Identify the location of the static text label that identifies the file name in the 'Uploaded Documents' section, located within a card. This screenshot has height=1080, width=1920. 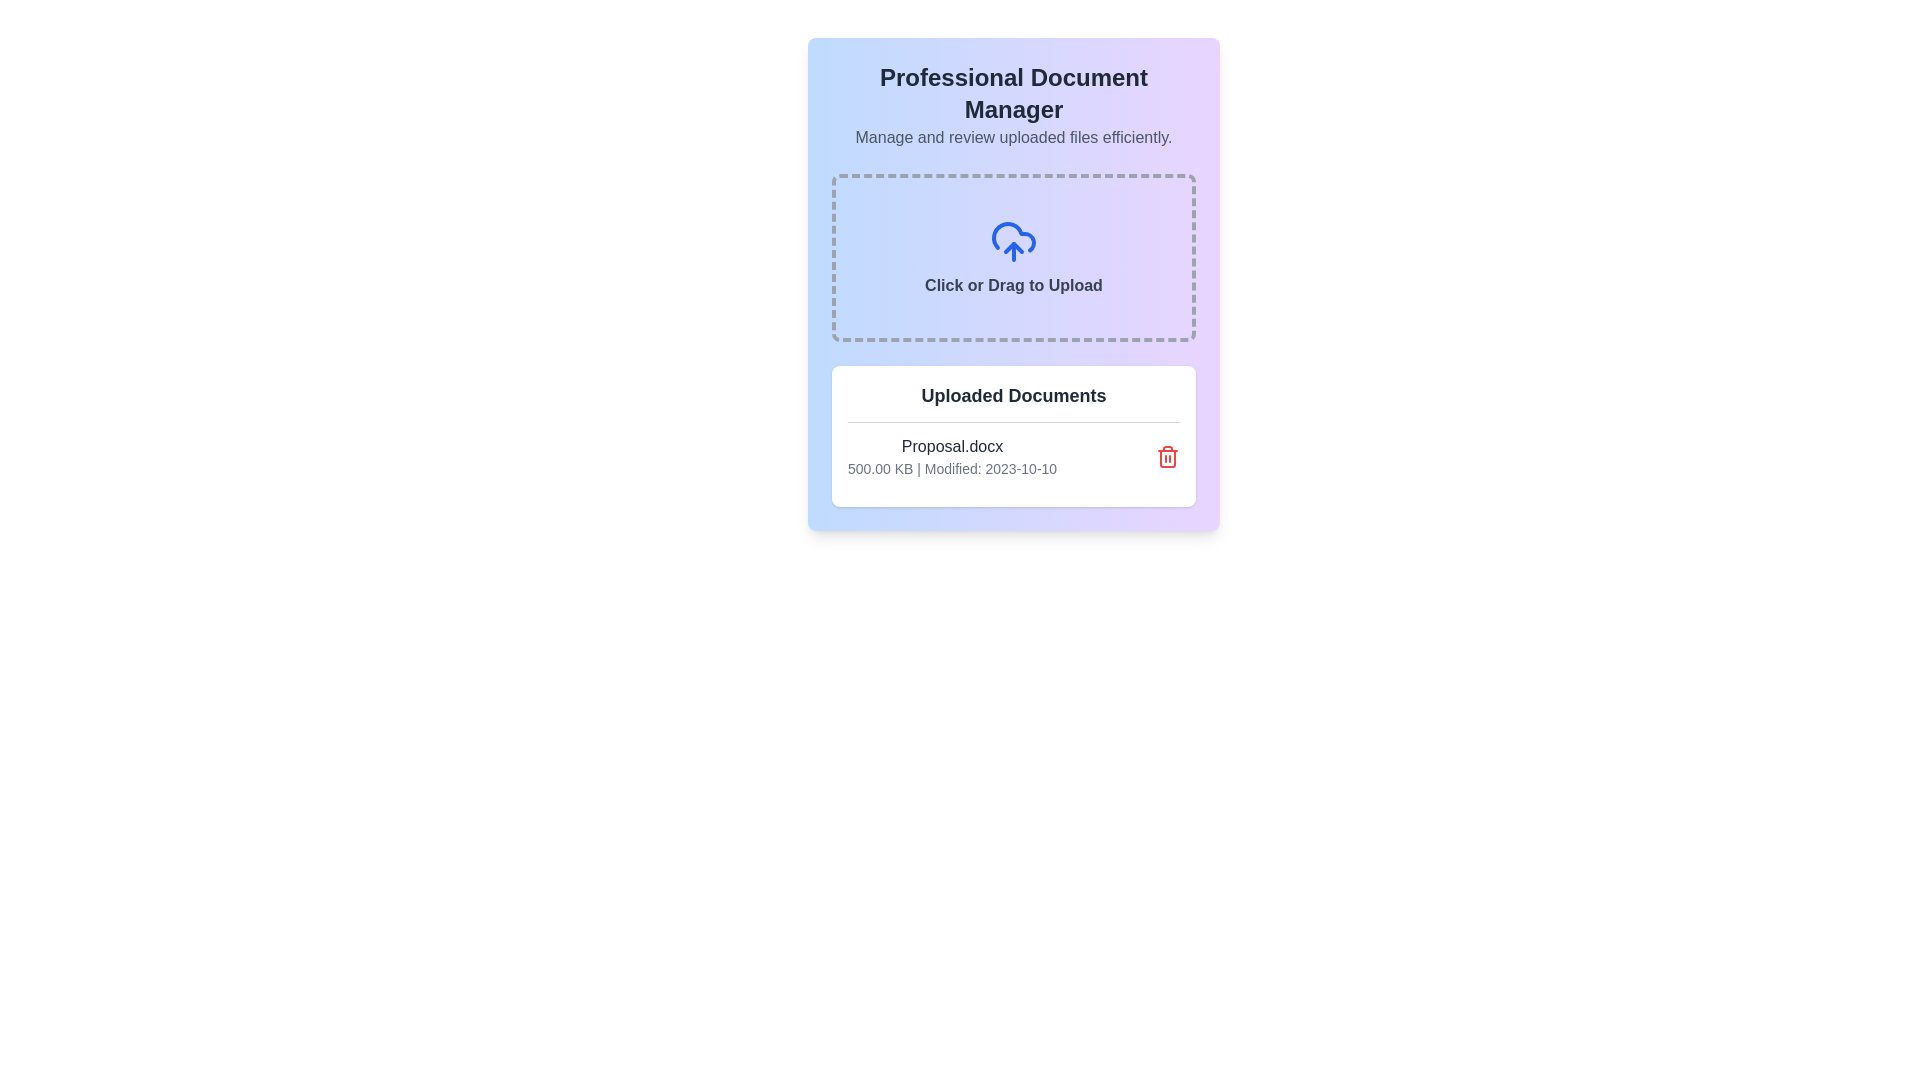
(951, 446).